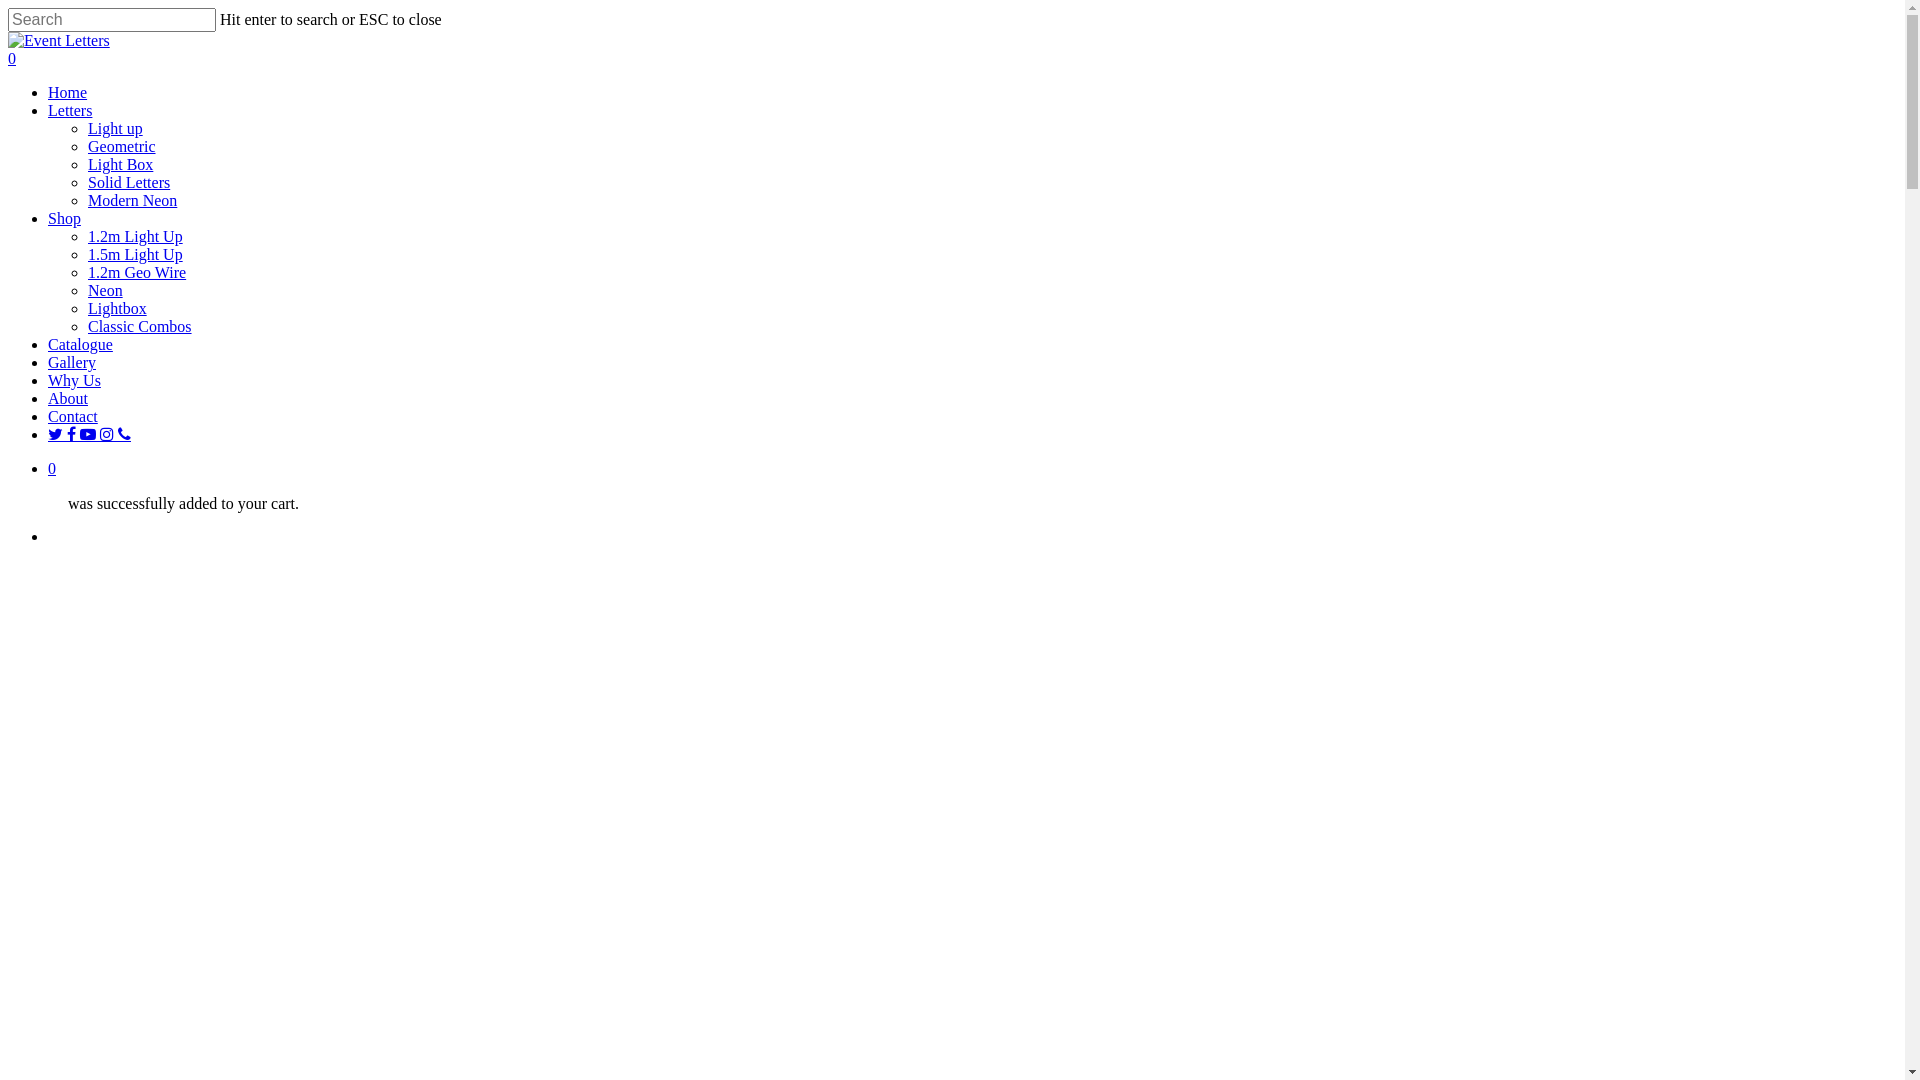 This screenshot has height=1080, width=1920. What do you see at coordinates (67, 92) in the screenshot?
I see `'Home'` at bounding box center [67, 92].